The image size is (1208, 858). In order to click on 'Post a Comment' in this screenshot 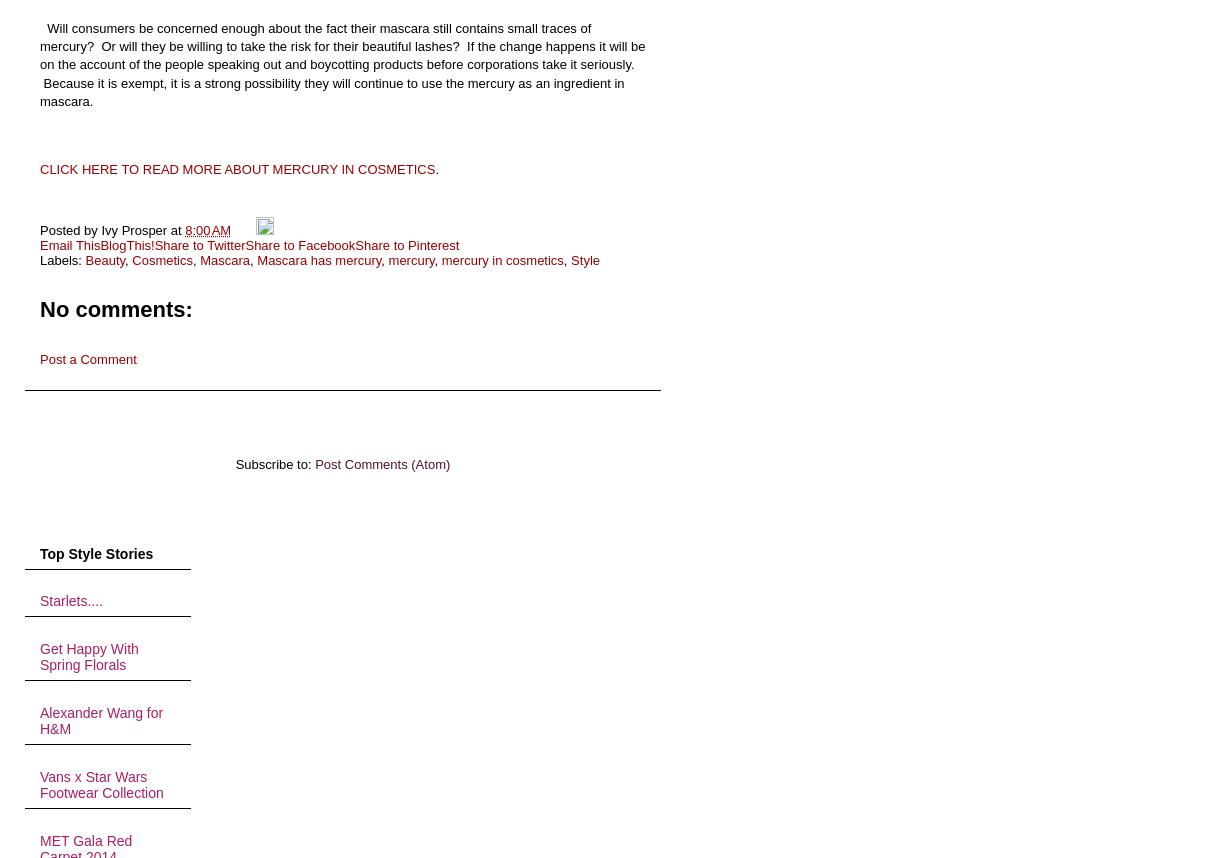, I will do `click(38, 359)`.